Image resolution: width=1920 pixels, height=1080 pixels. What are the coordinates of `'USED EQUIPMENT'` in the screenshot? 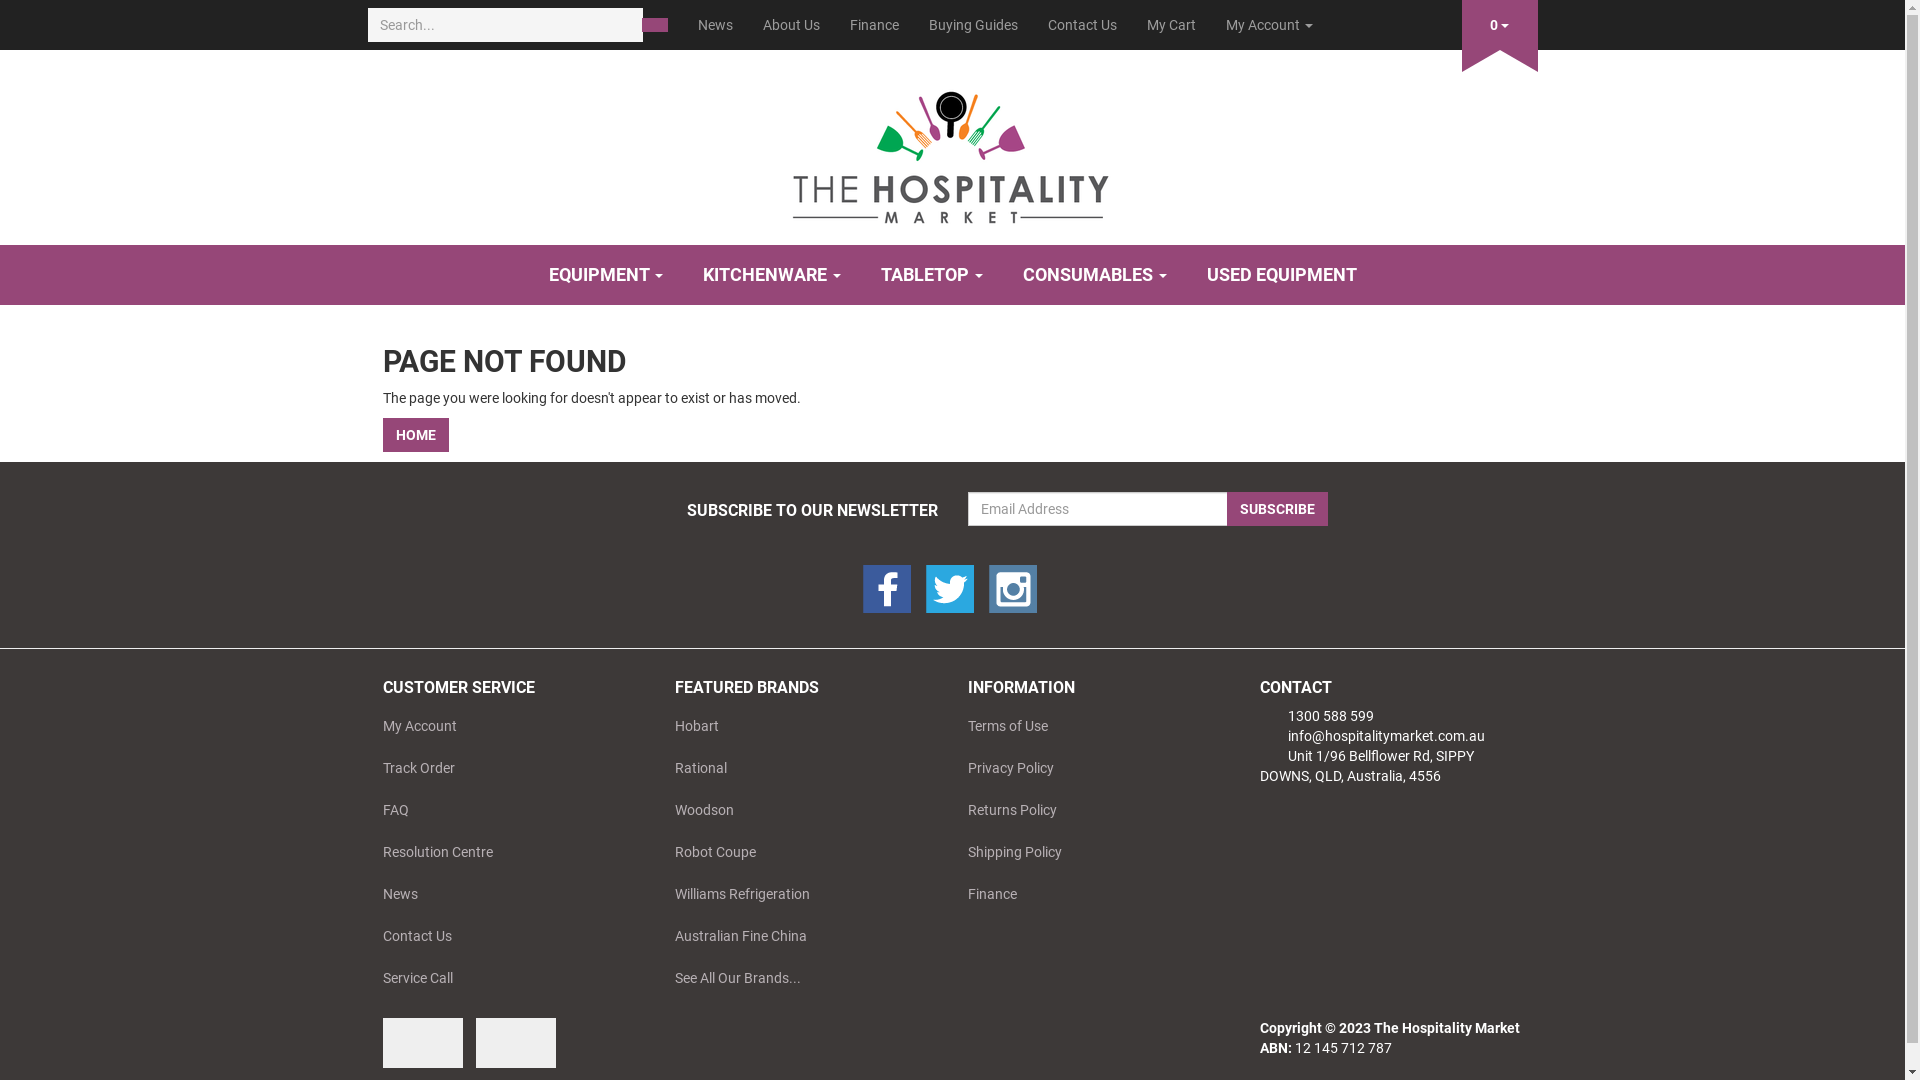 It's located at (1281, 274).